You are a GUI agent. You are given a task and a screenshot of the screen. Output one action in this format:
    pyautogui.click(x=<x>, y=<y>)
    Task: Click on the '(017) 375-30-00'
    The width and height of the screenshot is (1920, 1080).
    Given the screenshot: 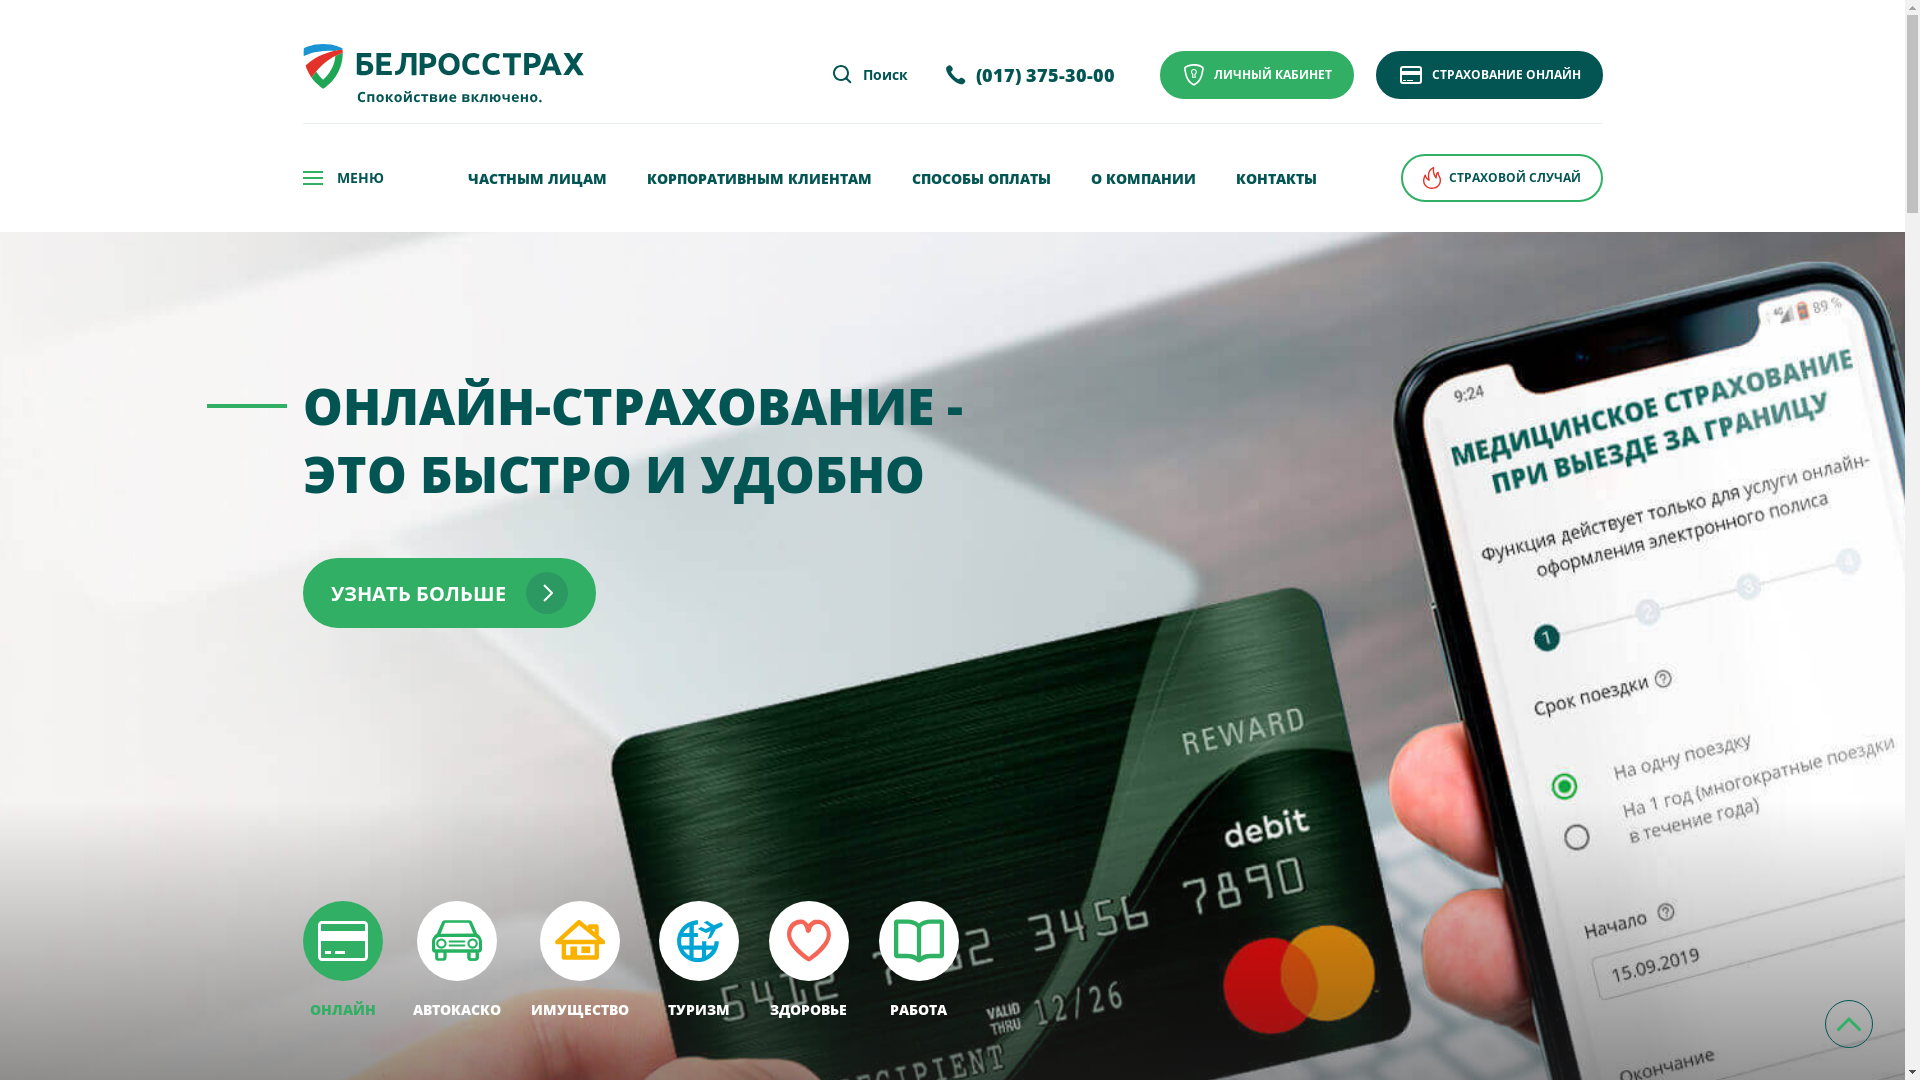 What is the action you would take?
    pyautogui.click(x=1029, y=74)
    